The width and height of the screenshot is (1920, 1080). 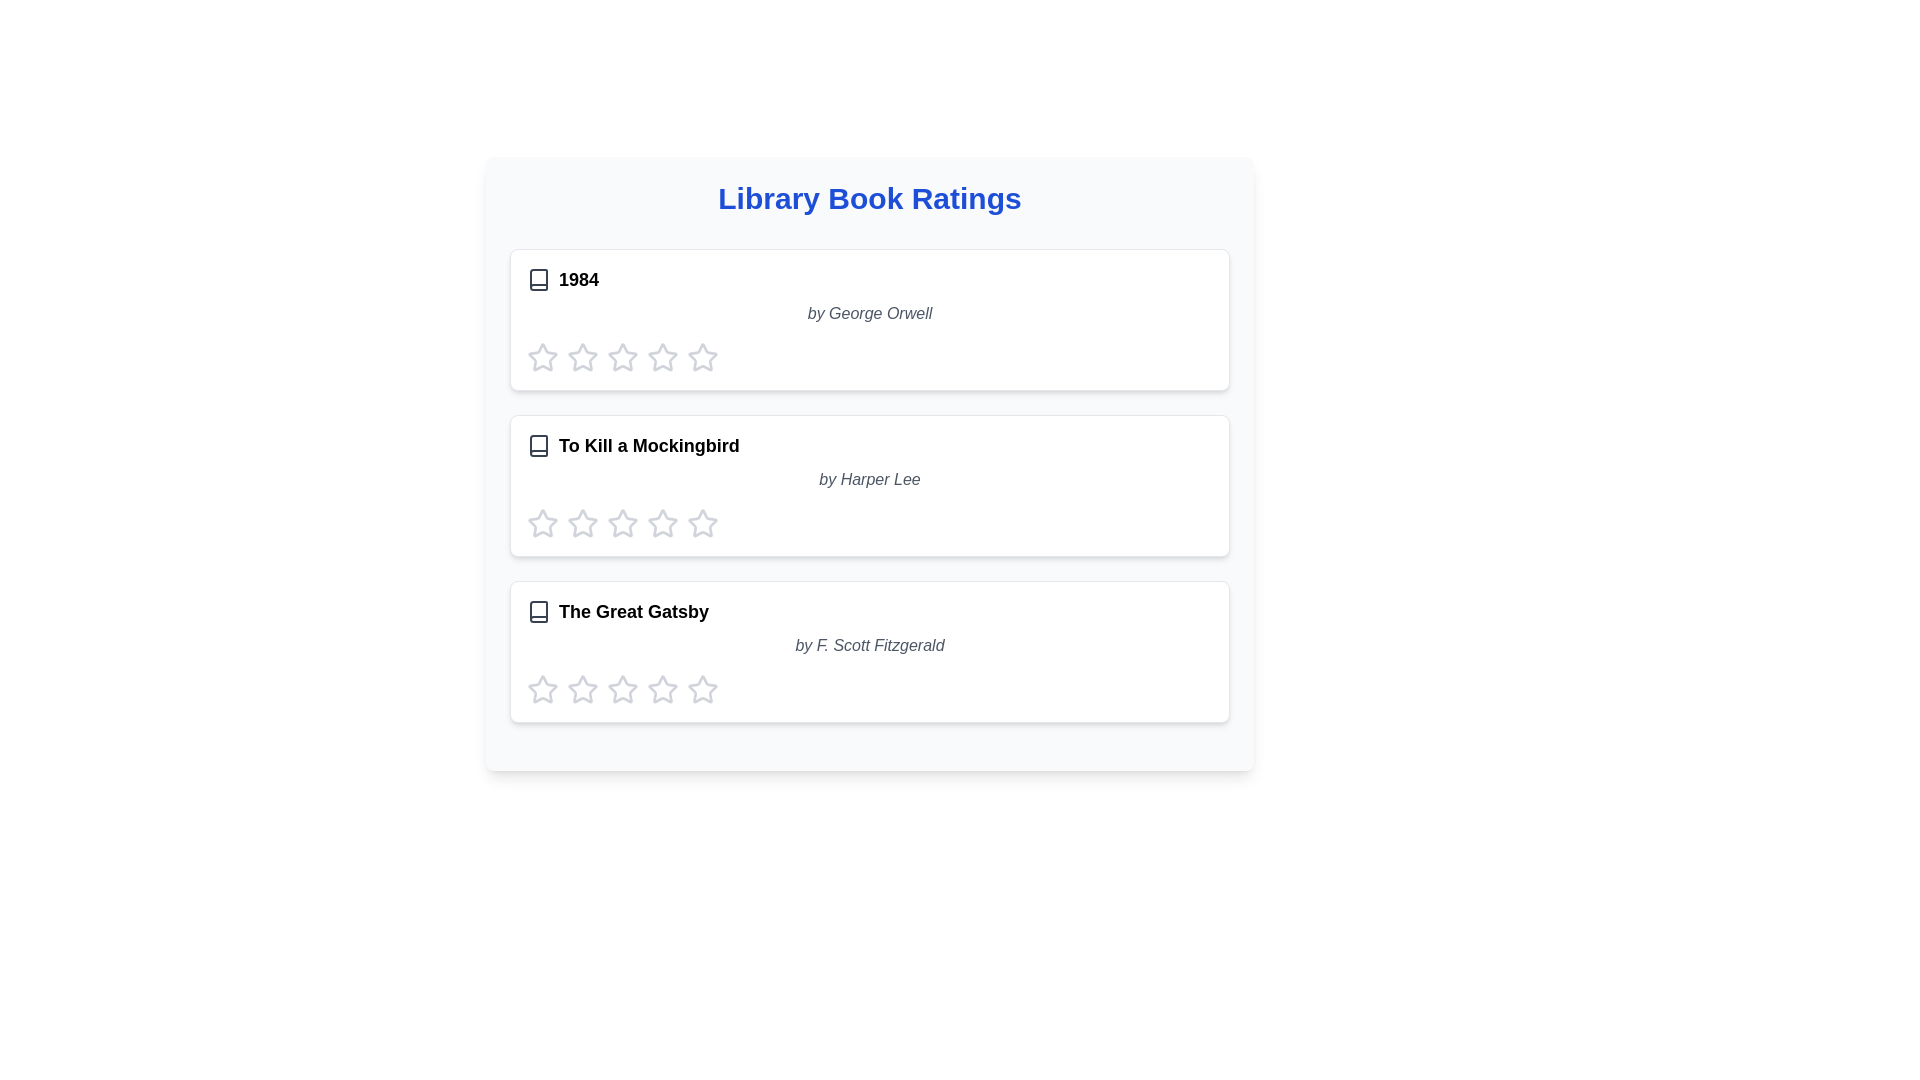 I want to click on the fourth star-shaped icon in the horizontal row below the title '1984' by George Orwell to rate it, so click(x=622, y=357).